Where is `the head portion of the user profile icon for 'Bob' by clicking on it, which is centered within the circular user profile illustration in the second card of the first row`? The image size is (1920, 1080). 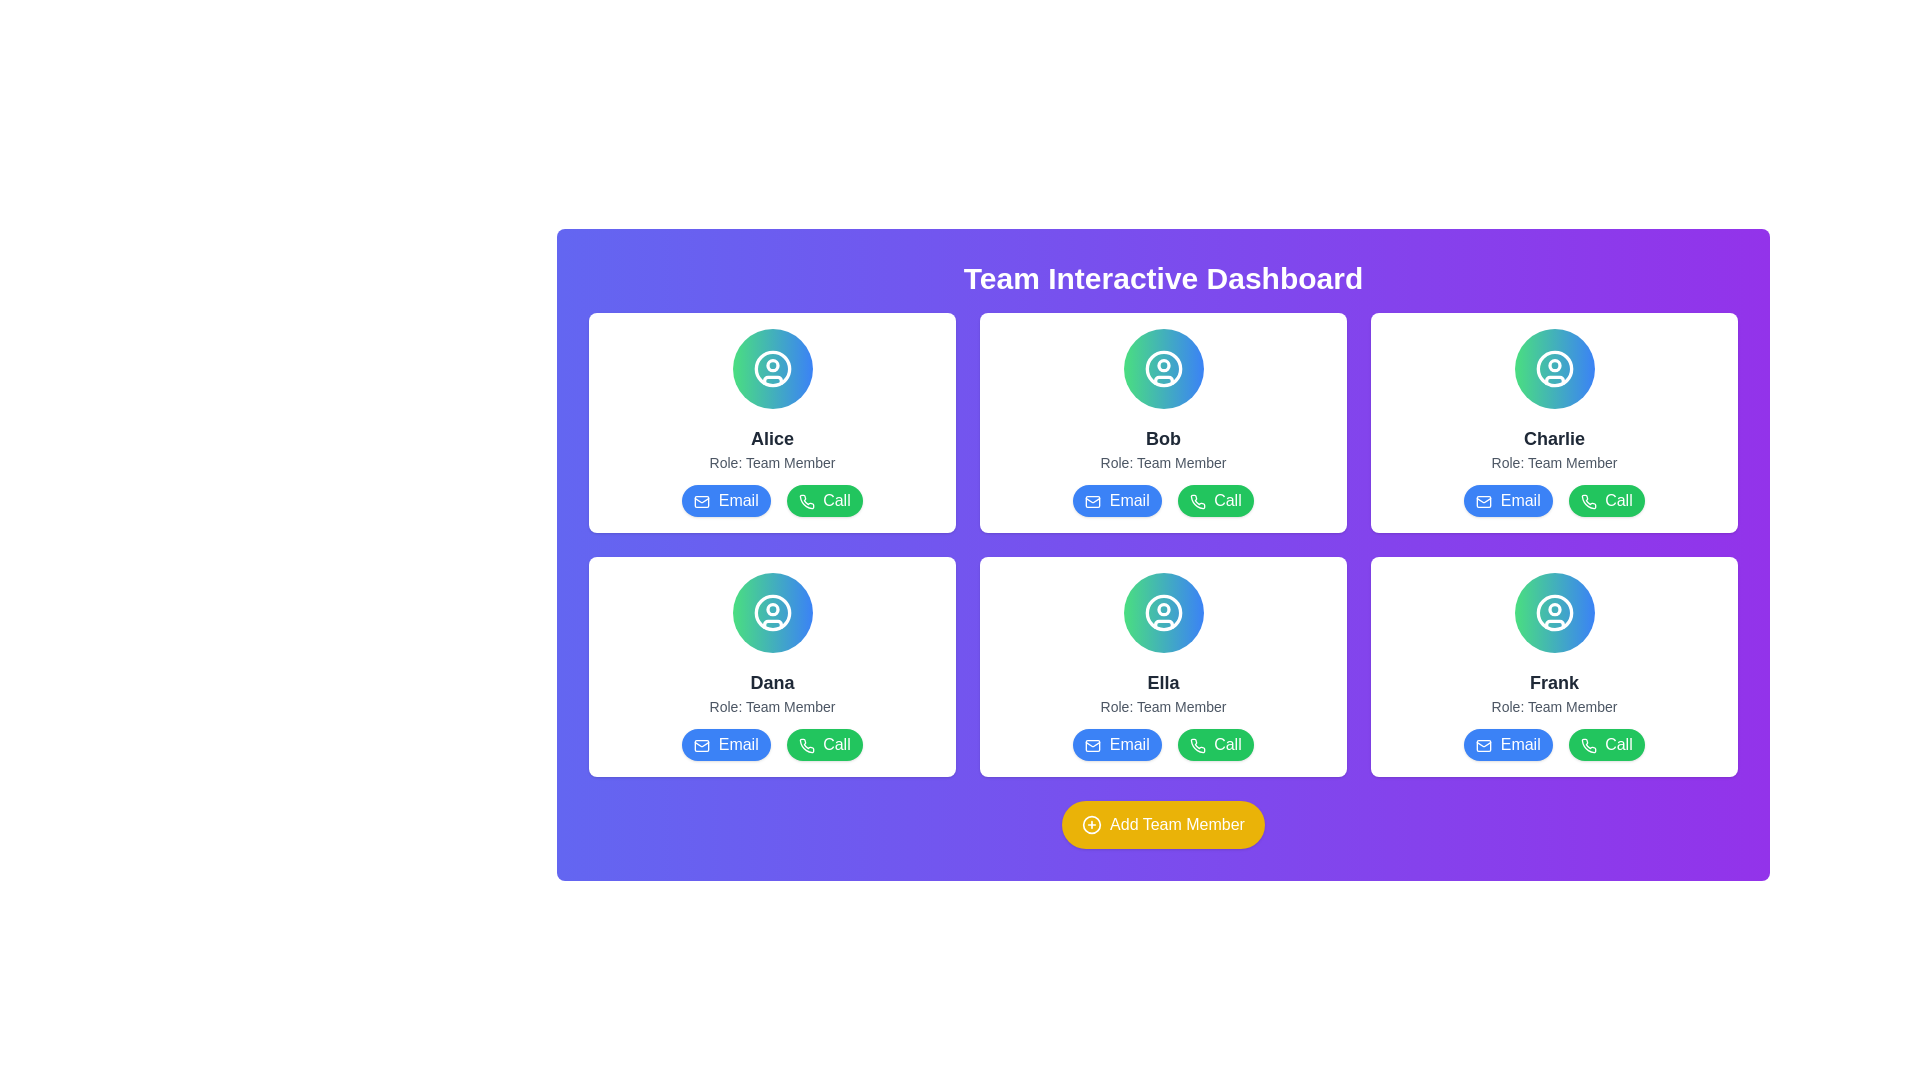
the head portion of the user profile icon for 'Bob' by clicking on it, which is centered within the circular user profile illustration in the second card of the first row is located at coordinates (1163, 365).